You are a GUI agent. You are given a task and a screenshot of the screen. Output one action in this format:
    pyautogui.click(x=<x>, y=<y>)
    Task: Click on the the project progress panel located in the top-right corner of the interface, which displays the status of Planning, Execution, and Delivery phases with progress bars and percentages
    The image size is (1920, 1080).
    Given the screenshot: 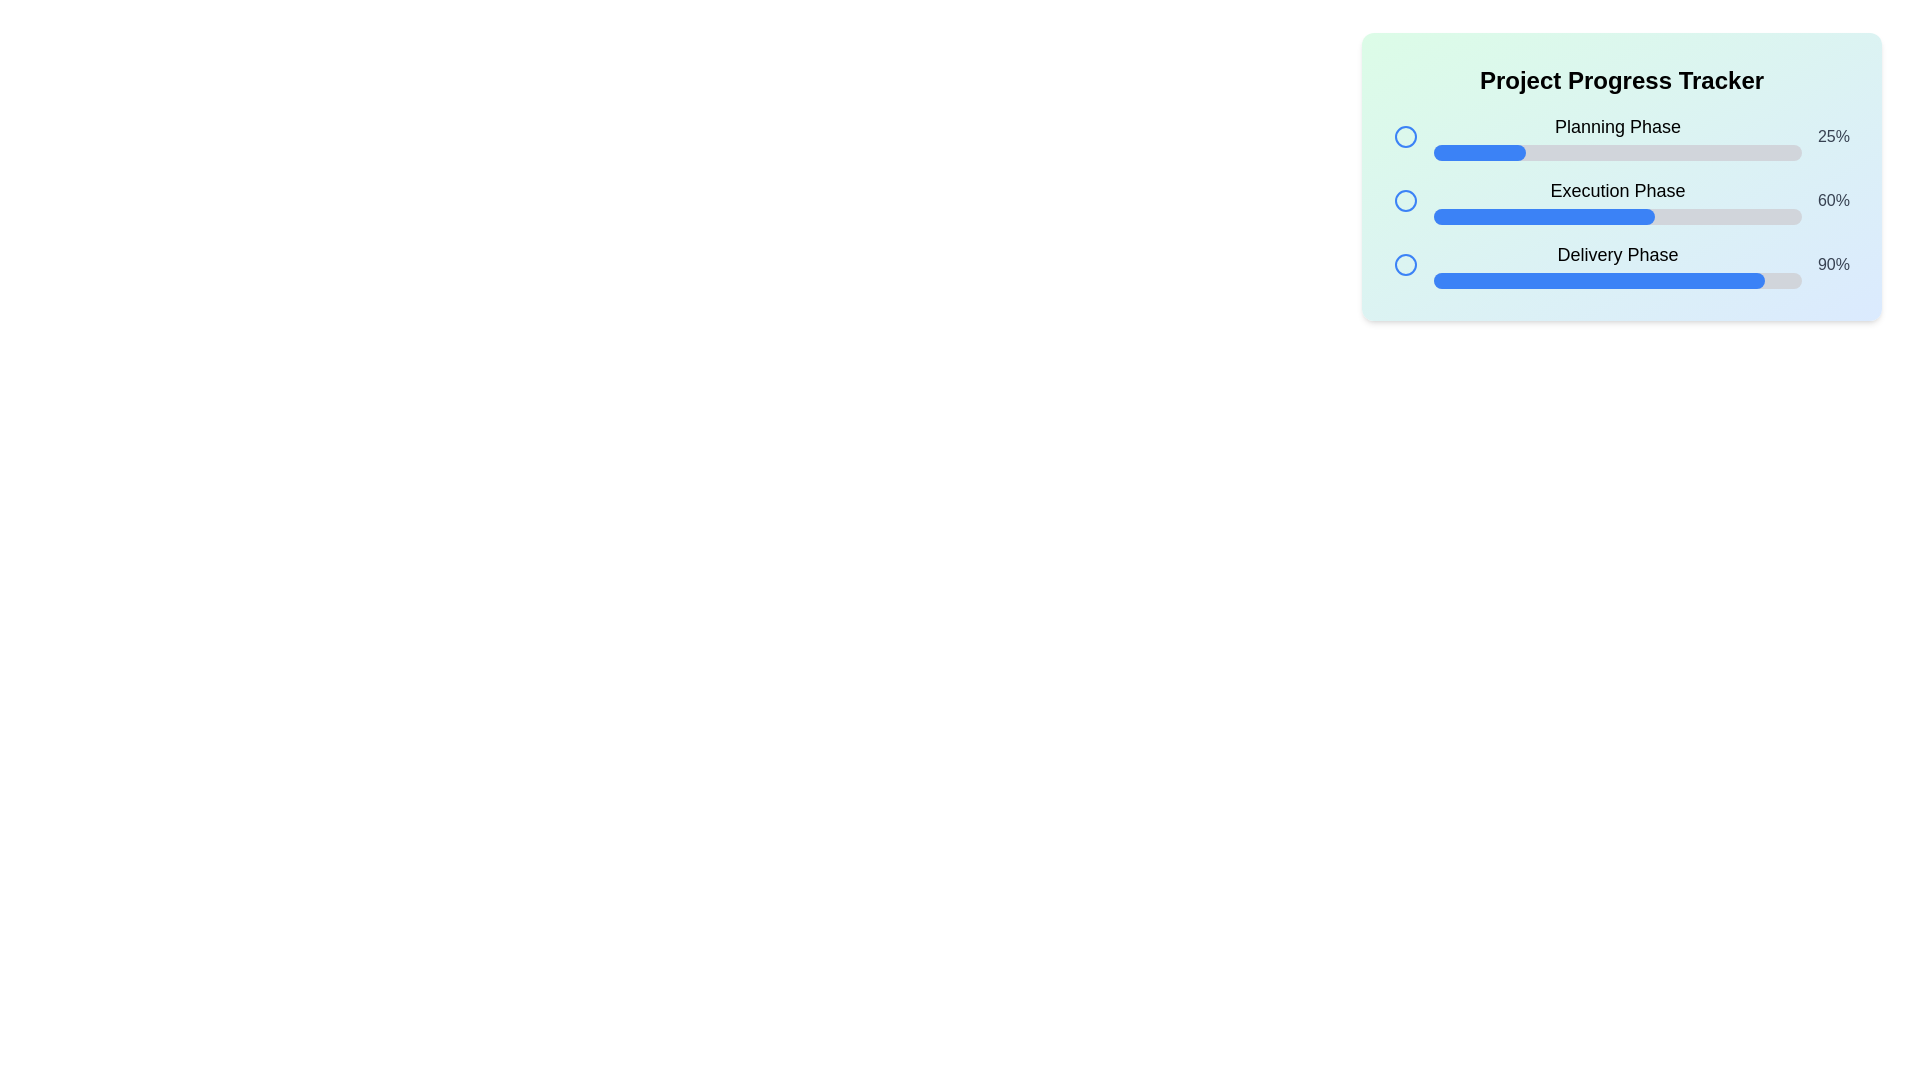 What is the action you would take?
    pyautogui.click(x=1622, y=176)
    